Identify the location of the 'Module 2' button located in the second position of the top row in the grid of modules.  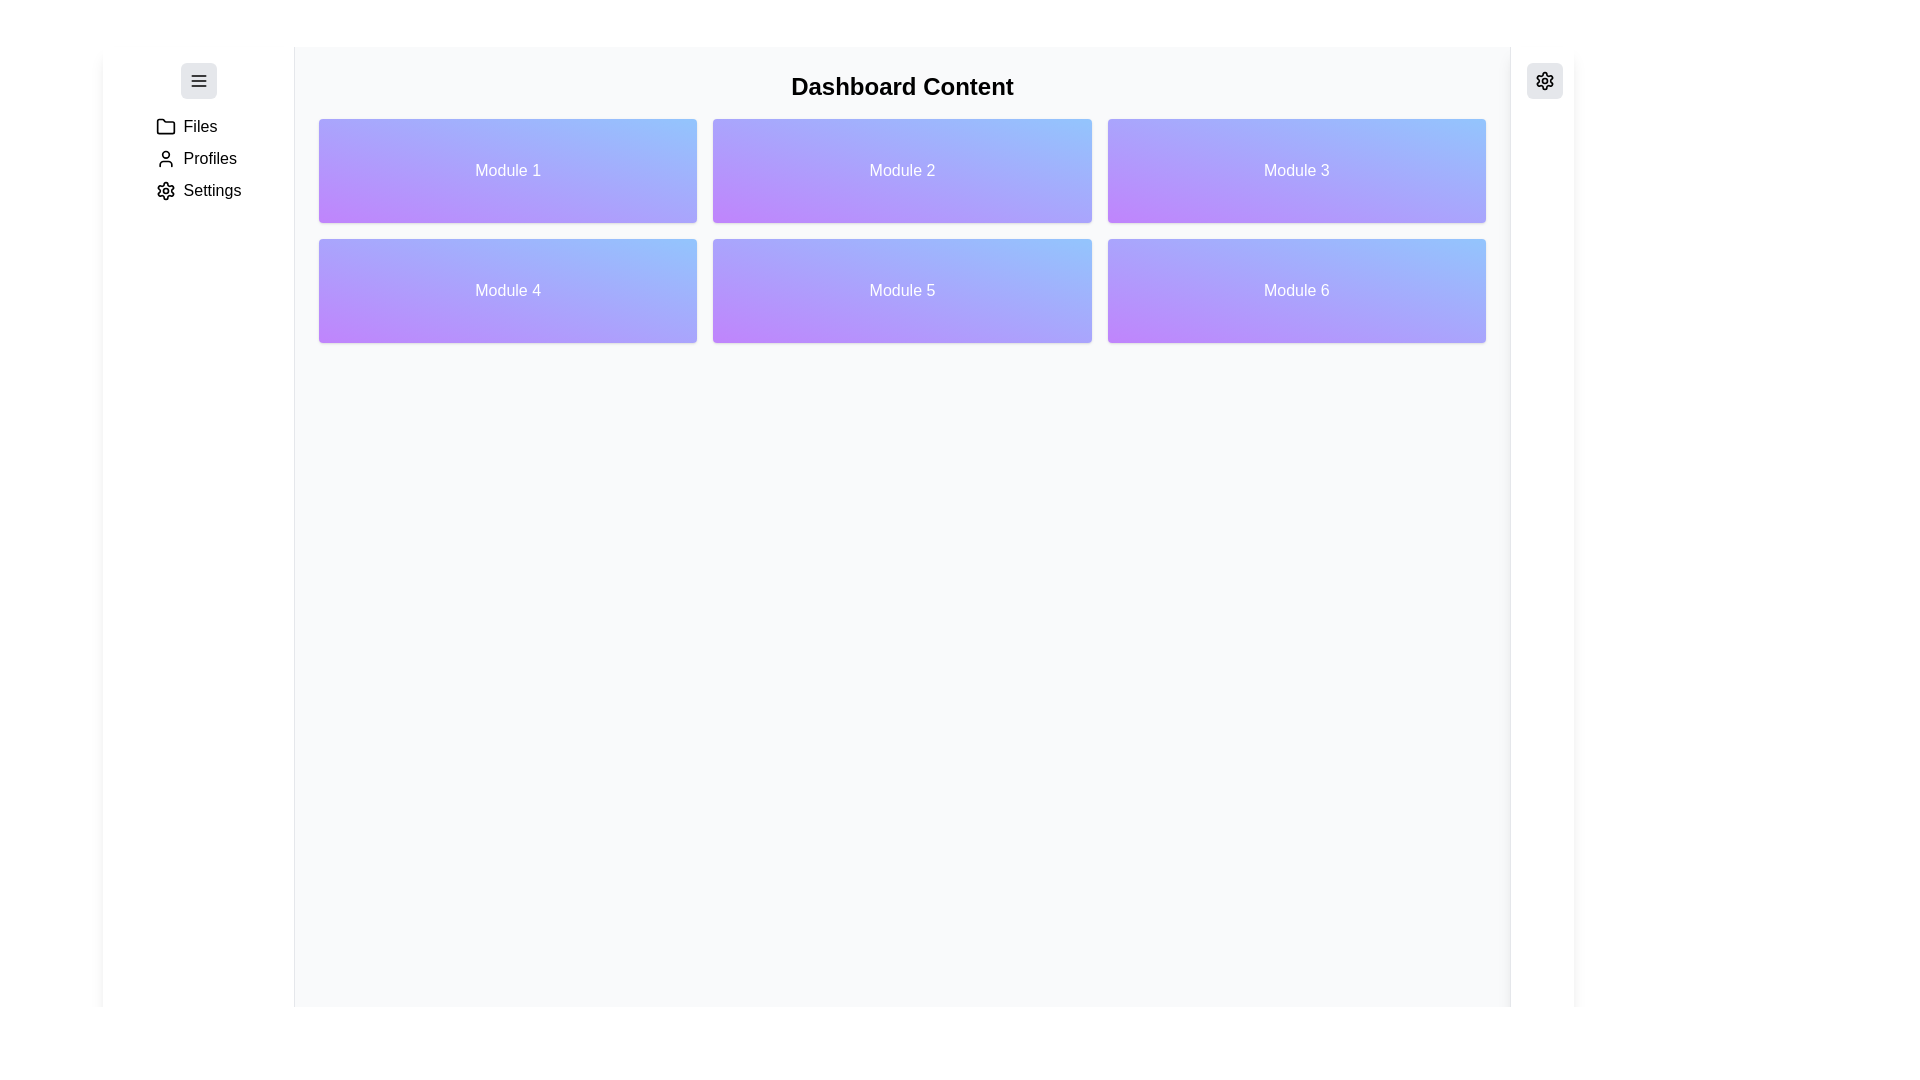
(901, 169).